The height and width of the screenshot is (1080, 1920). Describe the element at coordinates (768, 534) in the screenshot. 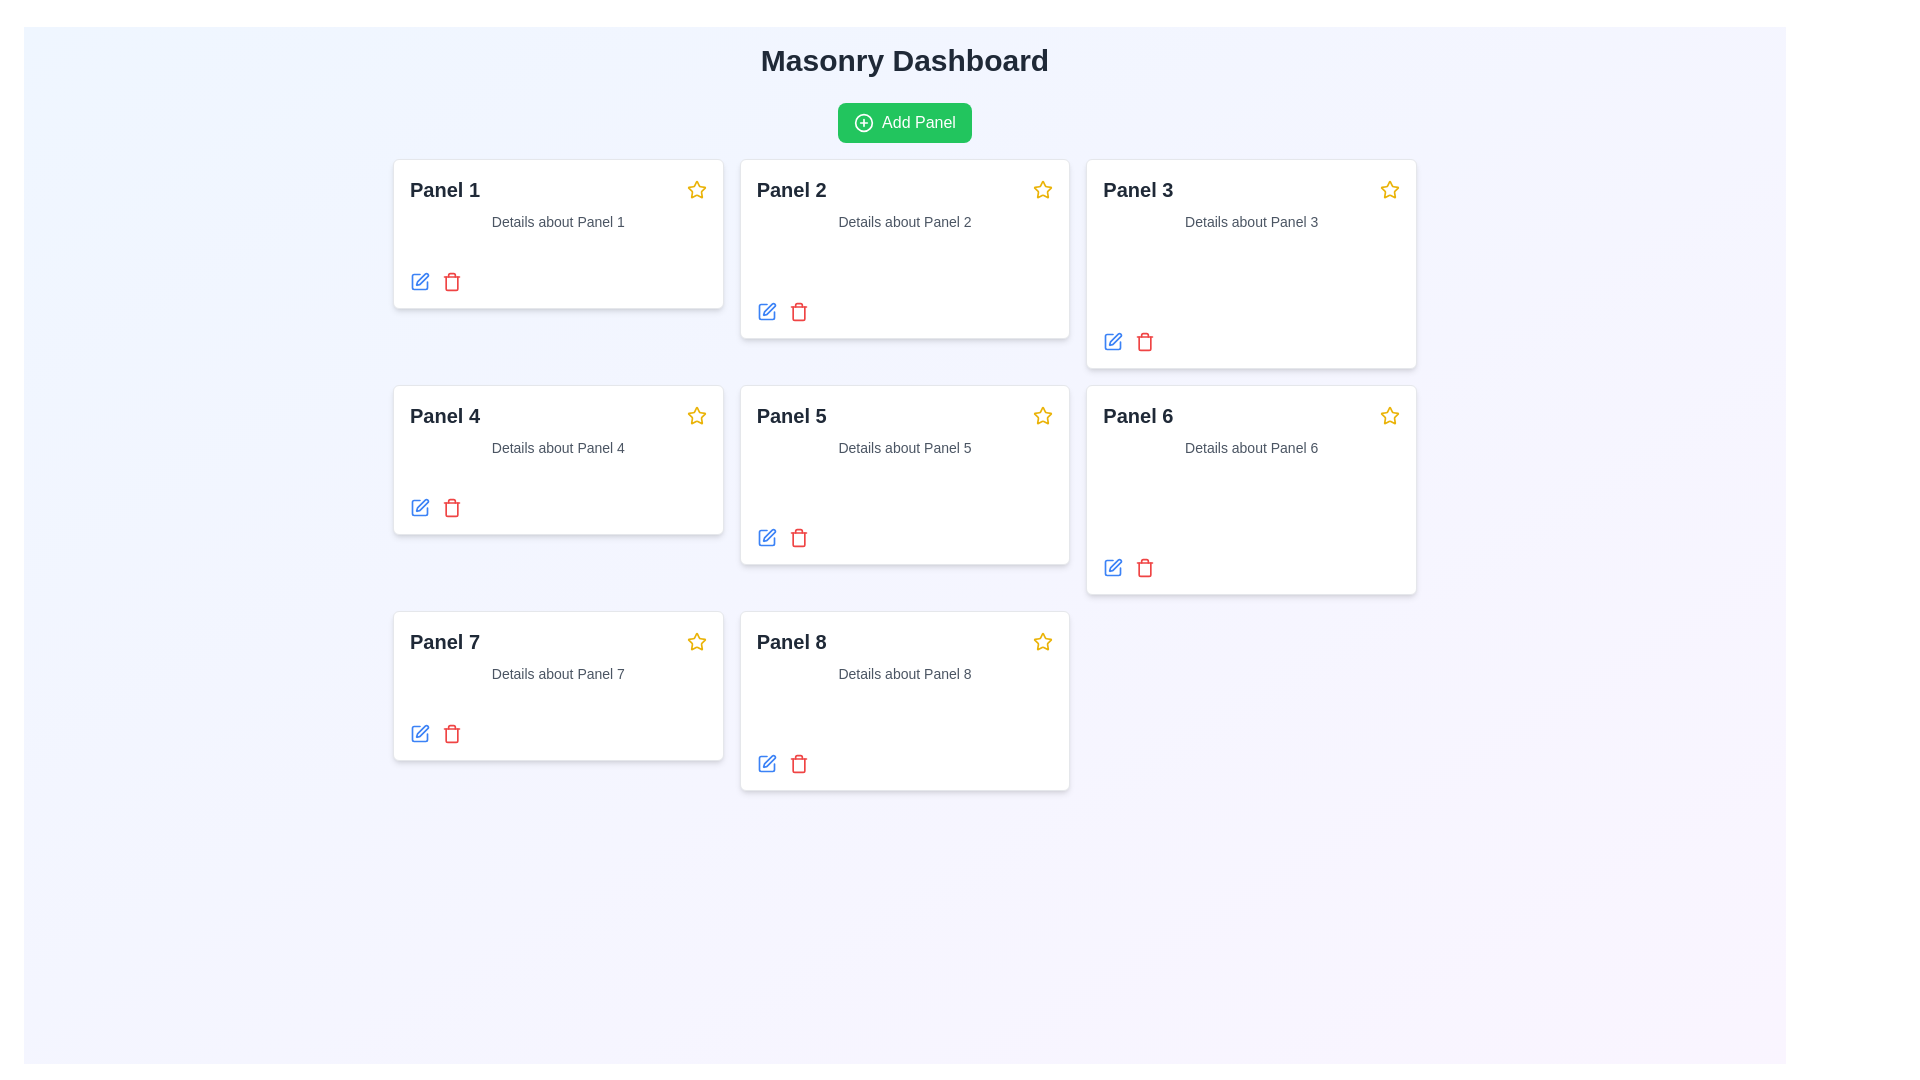

I see `the pen icon located in the bottom-left portion of the panel labeled 'Panel 5'` at that location.